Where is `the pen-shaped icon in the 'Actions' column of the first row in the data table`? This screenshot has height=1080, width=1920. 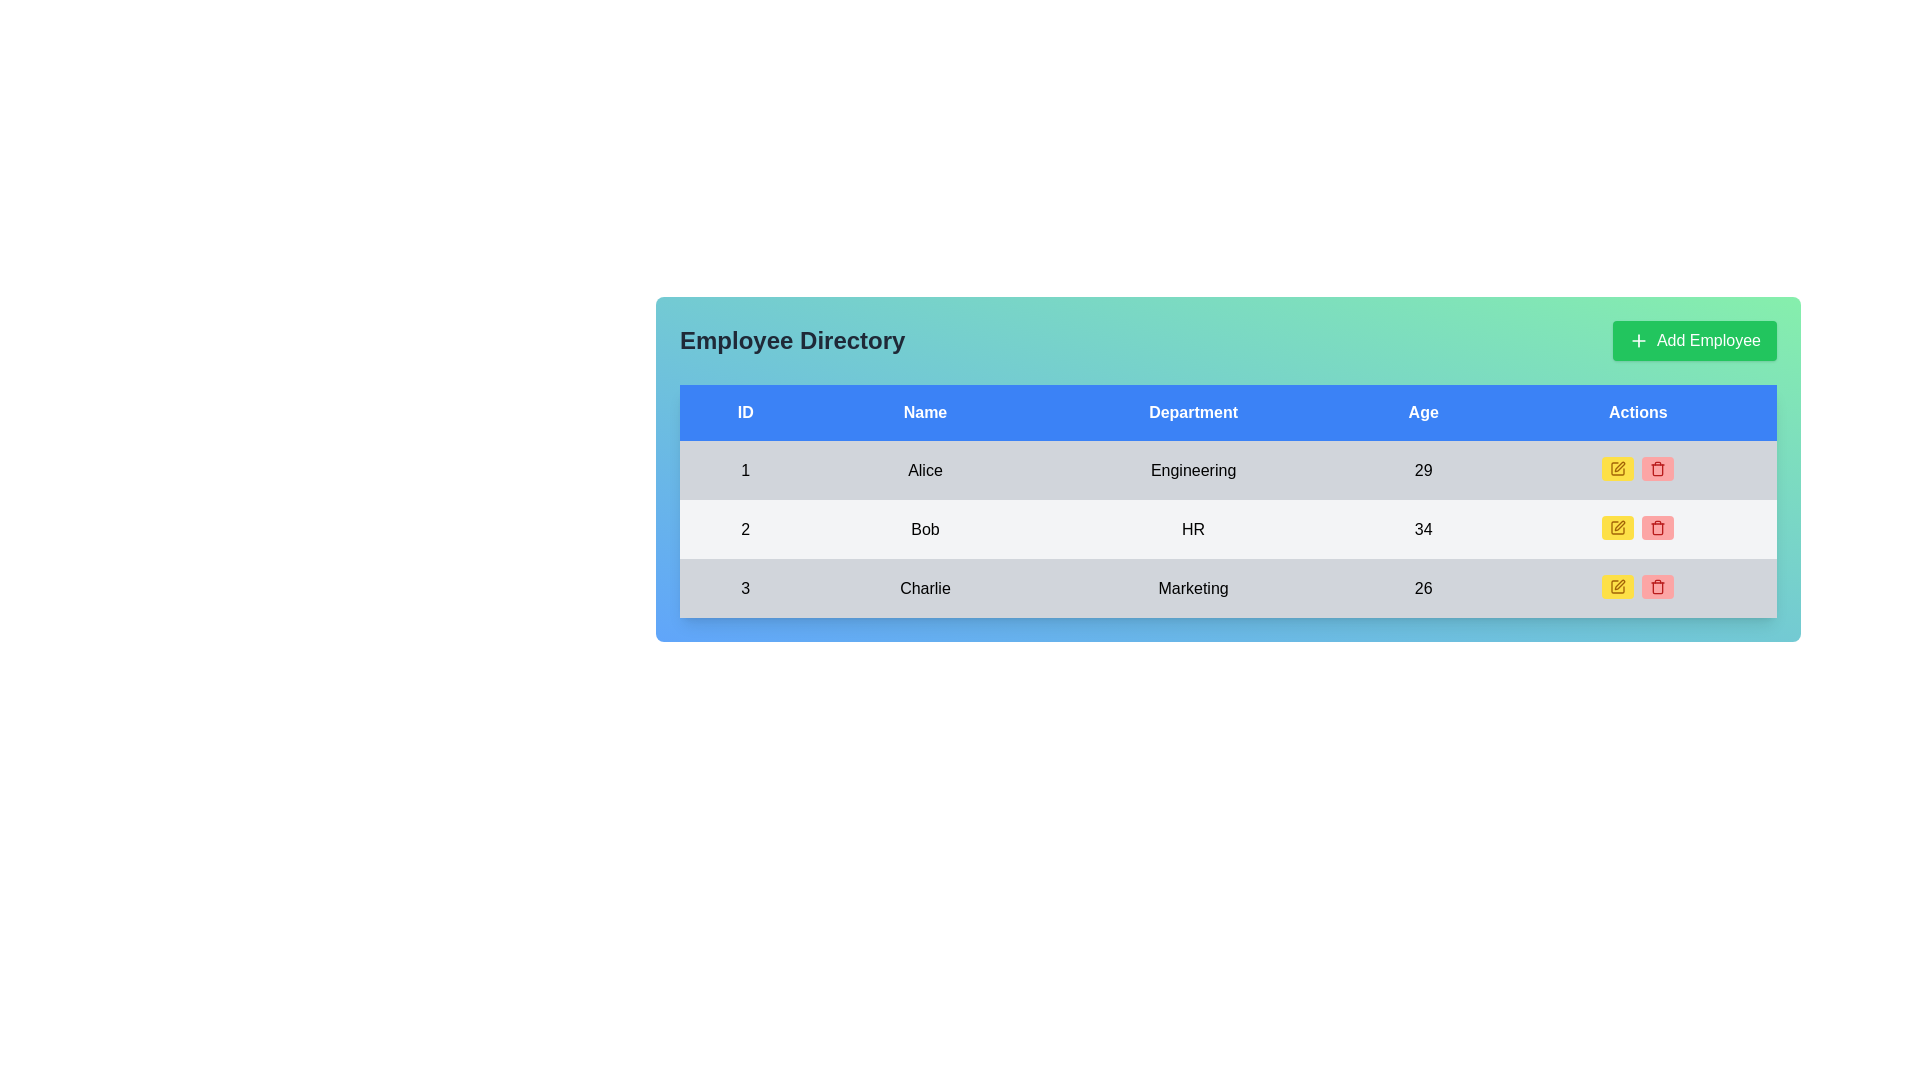
the pen-shaped icon in the 'Actions' column of the first row in the data table is located at coordinates (1620, 466).